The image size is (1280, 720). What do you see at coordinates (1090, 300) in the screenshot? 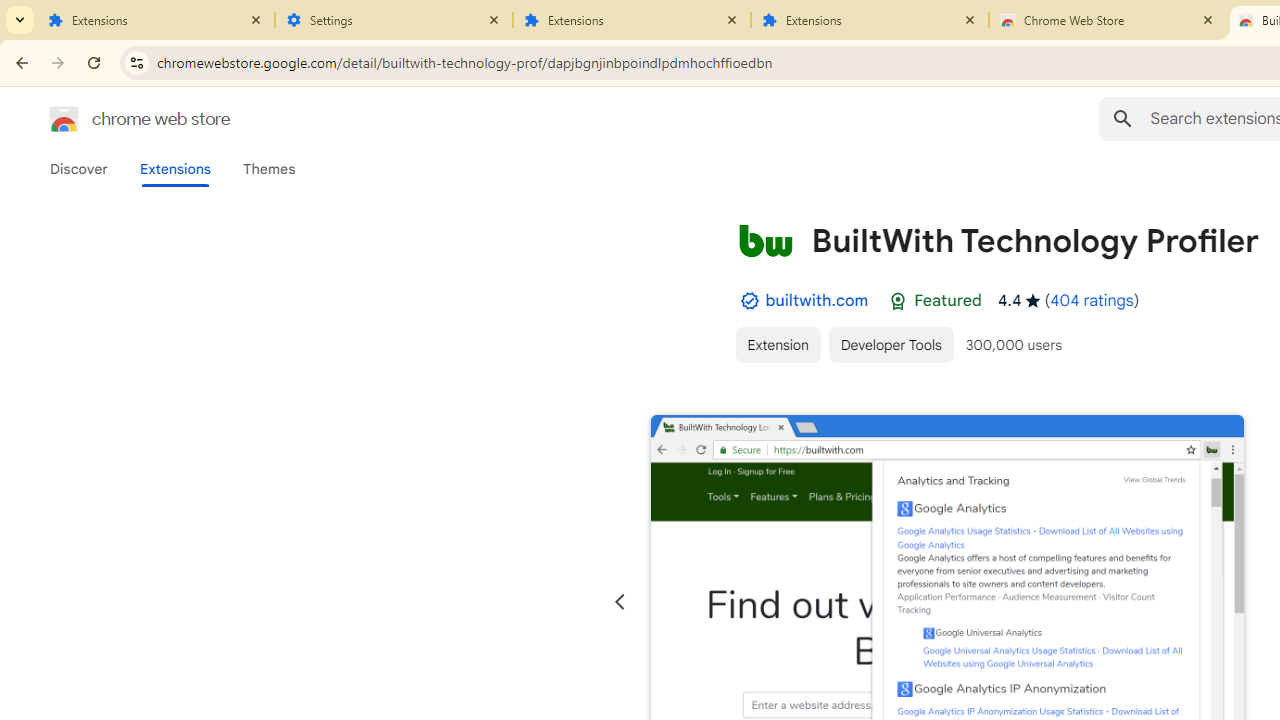
I see `'404 ratings'` at bounding box center [1090, 300].